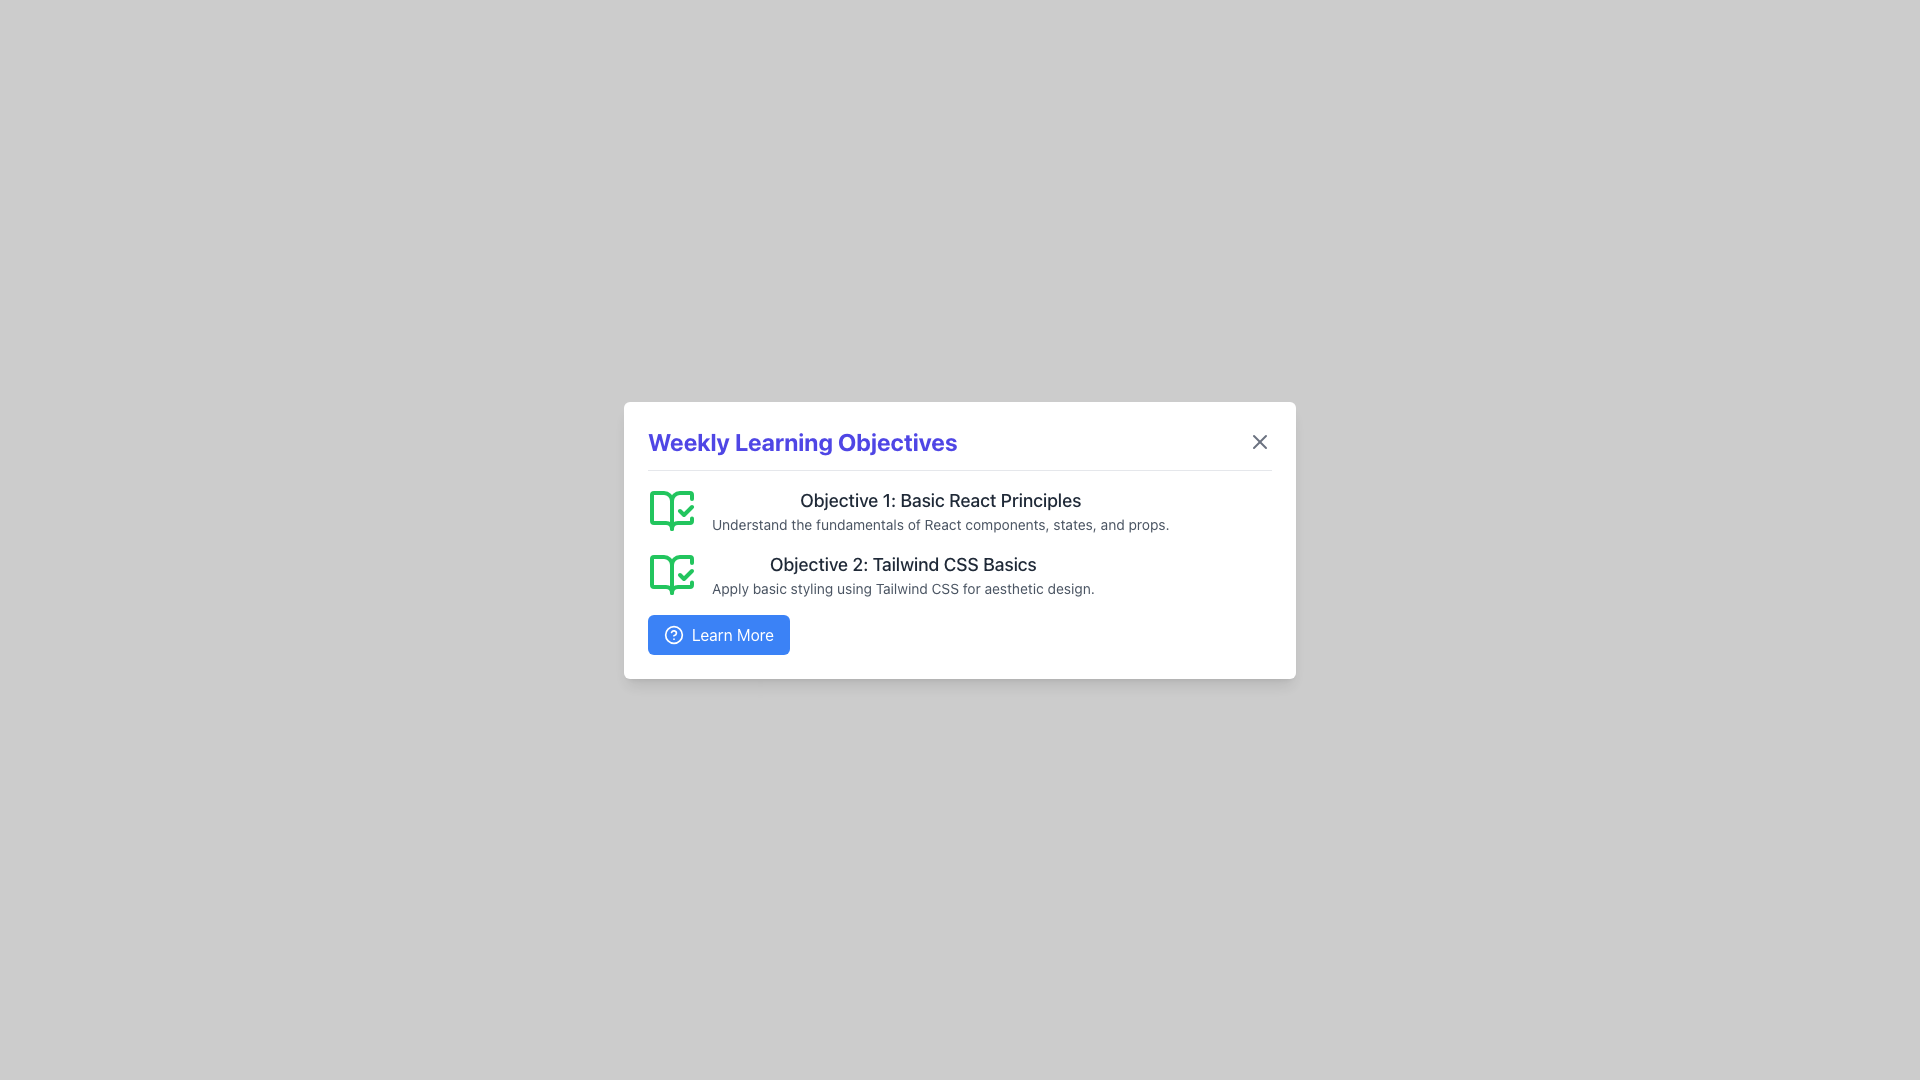 Image resolution: width=1920 pixels, height=1080 pixels. I want to click on the text label that serves as the title for the learning objective 'Basic React Principles', which is positioned near the top of a modal dialog, to the right of a book icon, so click(939, 499).